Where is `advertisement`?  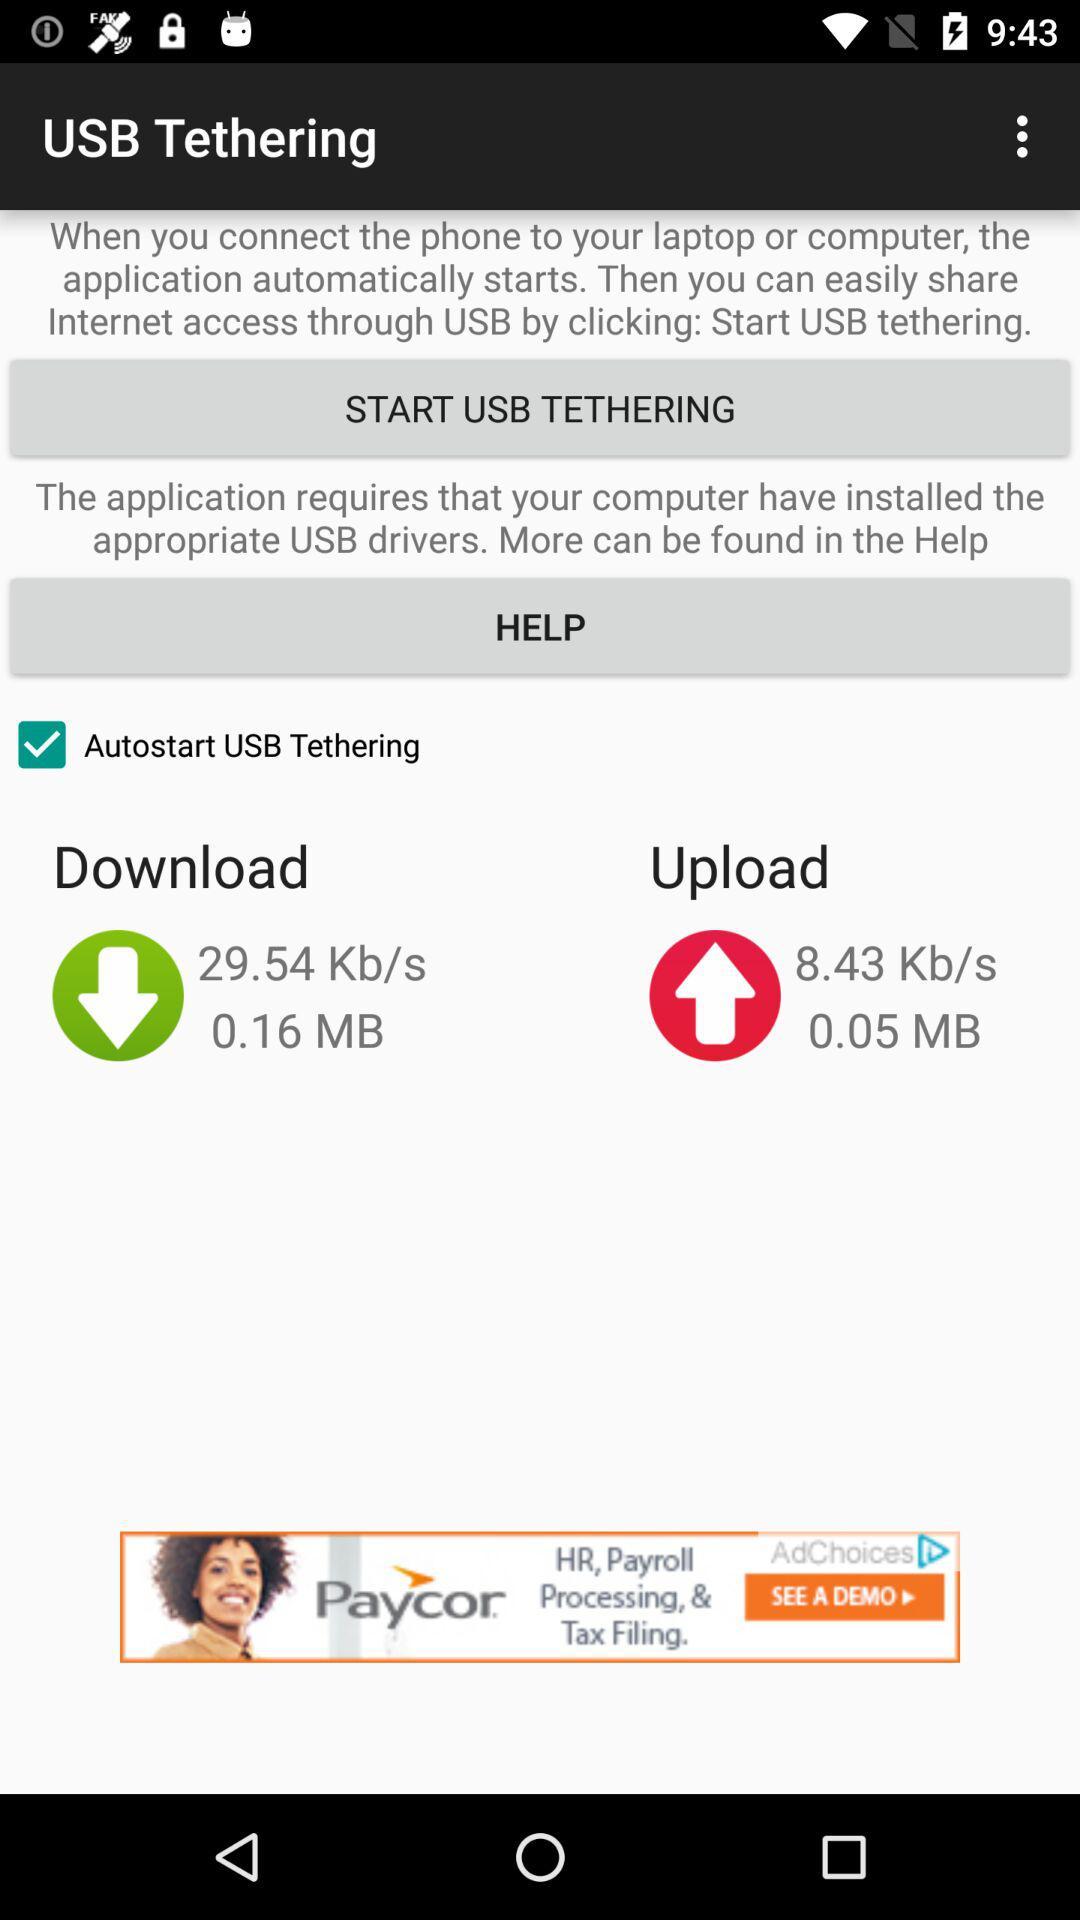
advertisement is located at coordinates (540, 1662).